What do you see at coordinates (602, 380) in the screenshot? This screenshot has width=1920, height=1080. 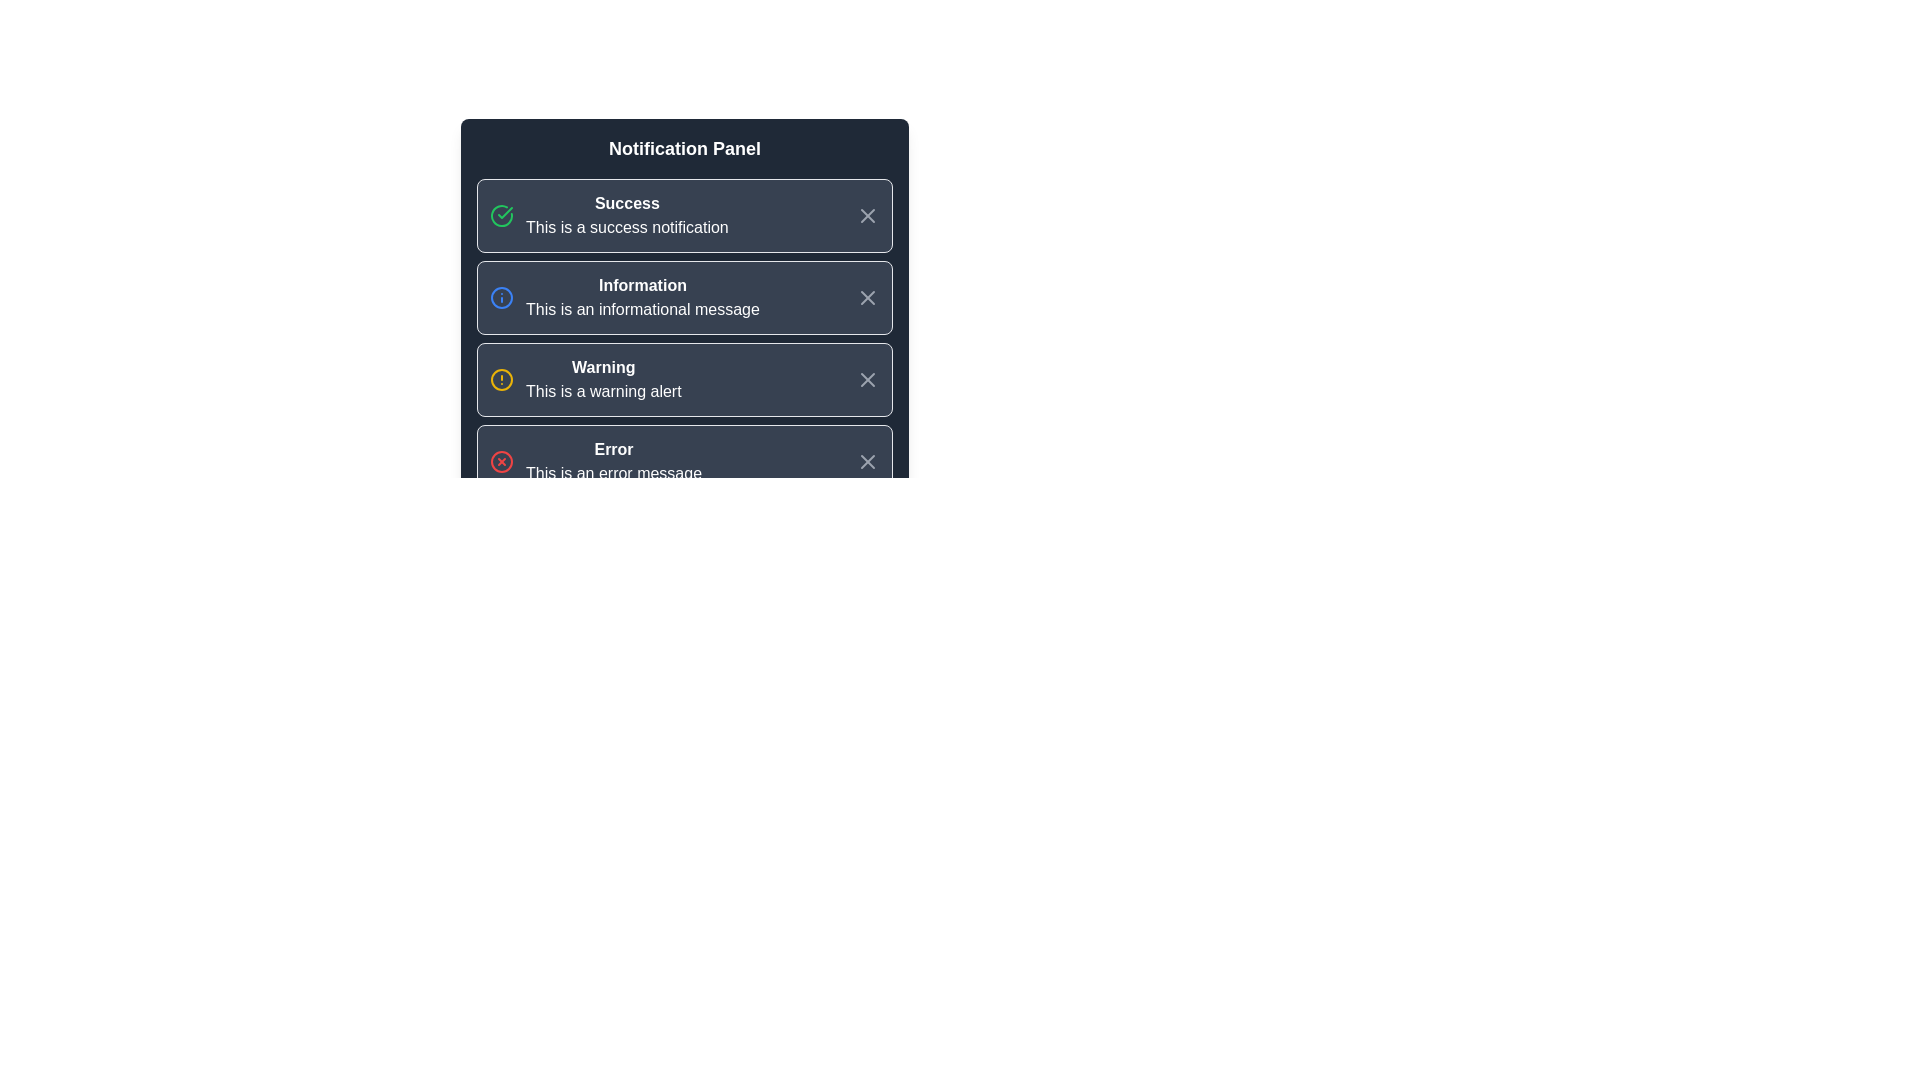 I see `displayed text from the two-line text block labeled 'Warning' within the notification panel, which contains the message 'This is a warning alert'` at bounding box center [602, 380].